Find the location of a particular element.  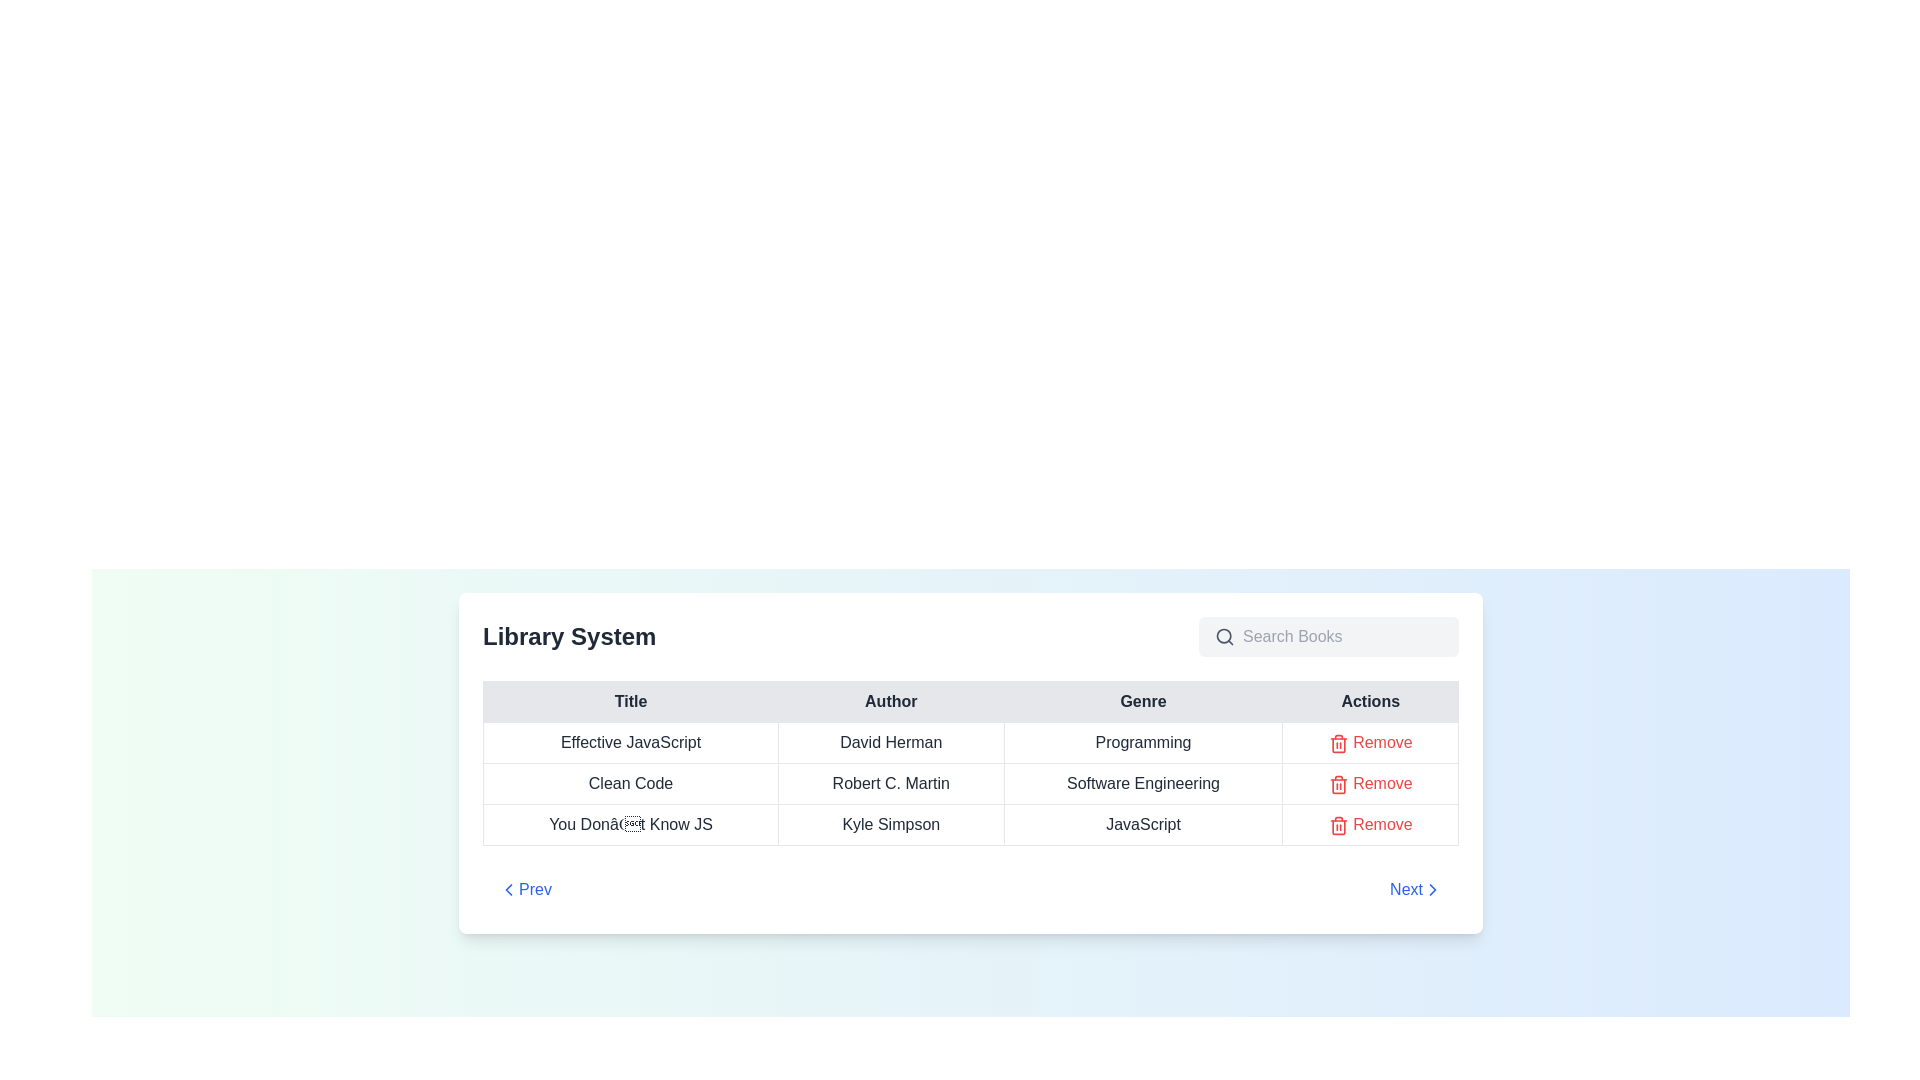

the text element displaying 'Software Engineering' in the 'Genre' column of the table corresponding to 'Clean Code' is located at coordinates (1143, 782).